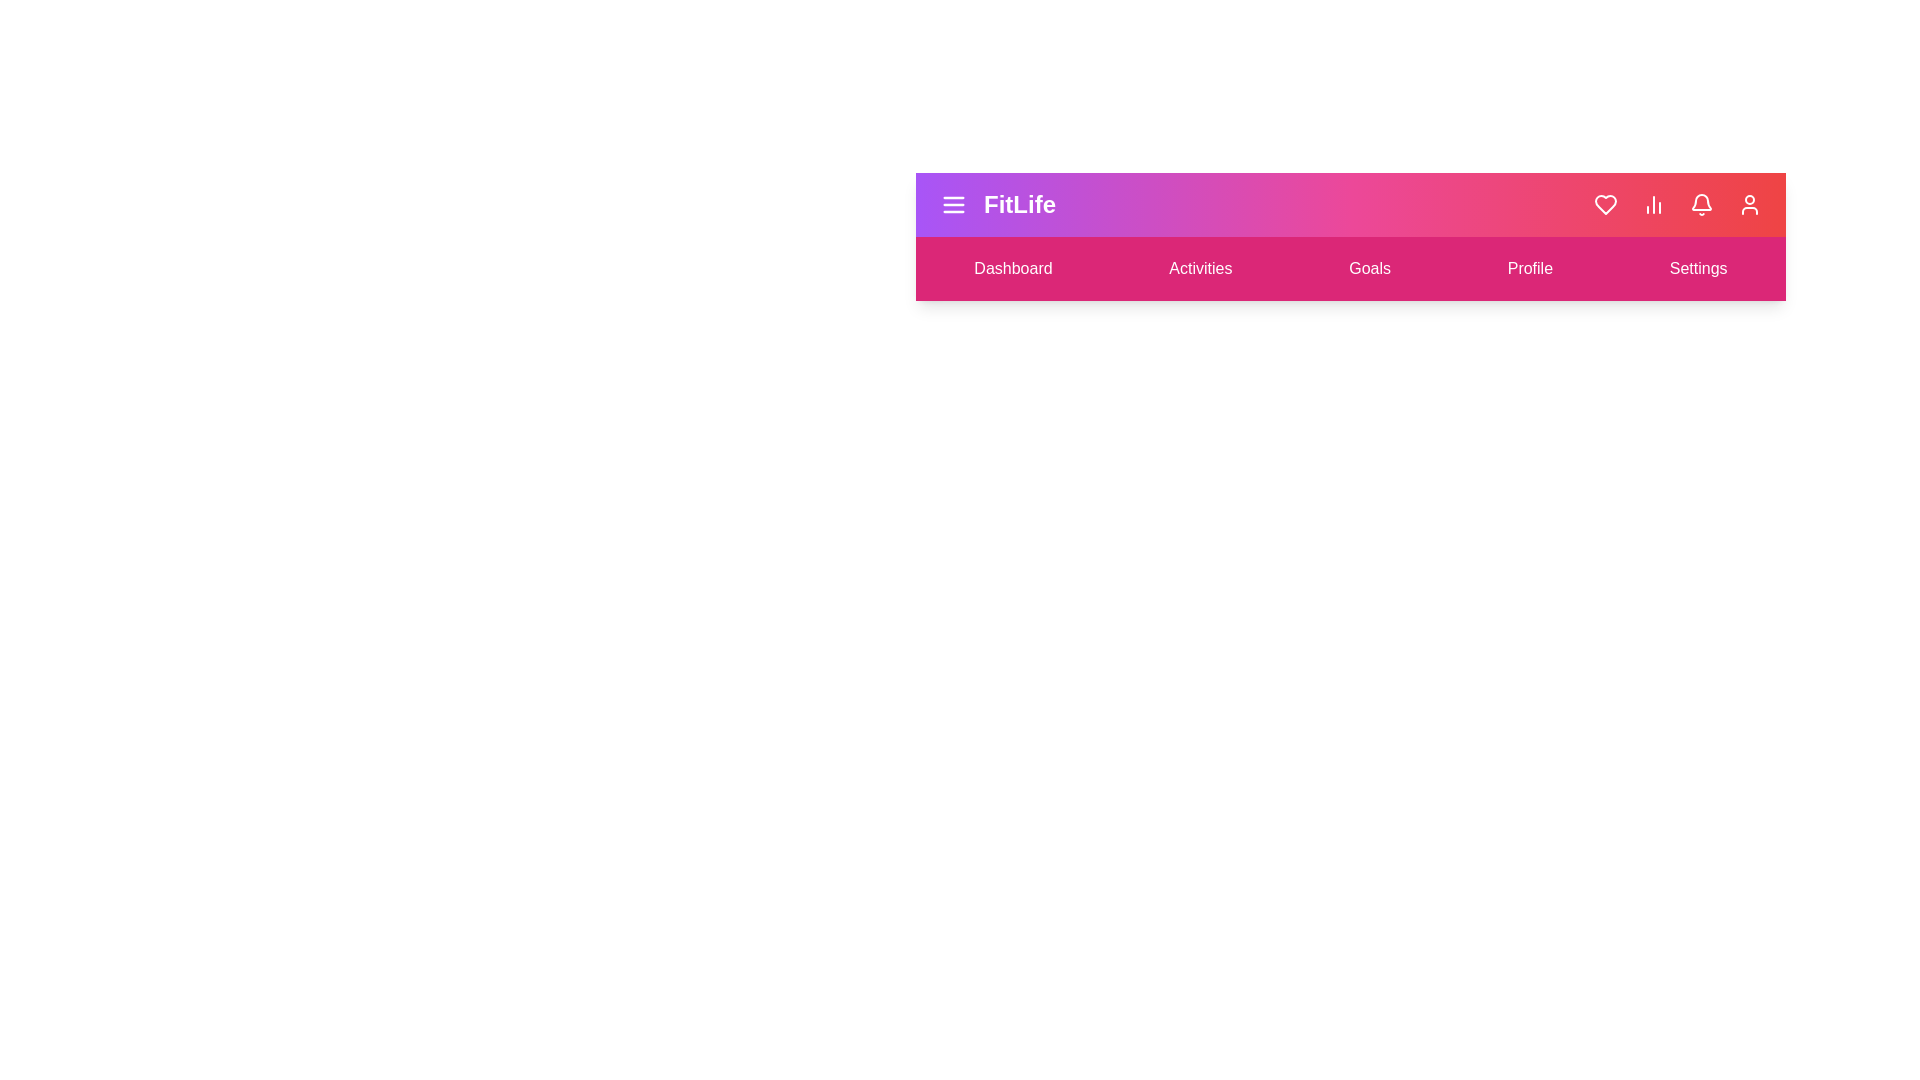 This screenshot has height=1080, width=1920. Describe the element at coordinates (1200, 268) in the screenshot. I see `the menu item corresponding to Activities` at that location.